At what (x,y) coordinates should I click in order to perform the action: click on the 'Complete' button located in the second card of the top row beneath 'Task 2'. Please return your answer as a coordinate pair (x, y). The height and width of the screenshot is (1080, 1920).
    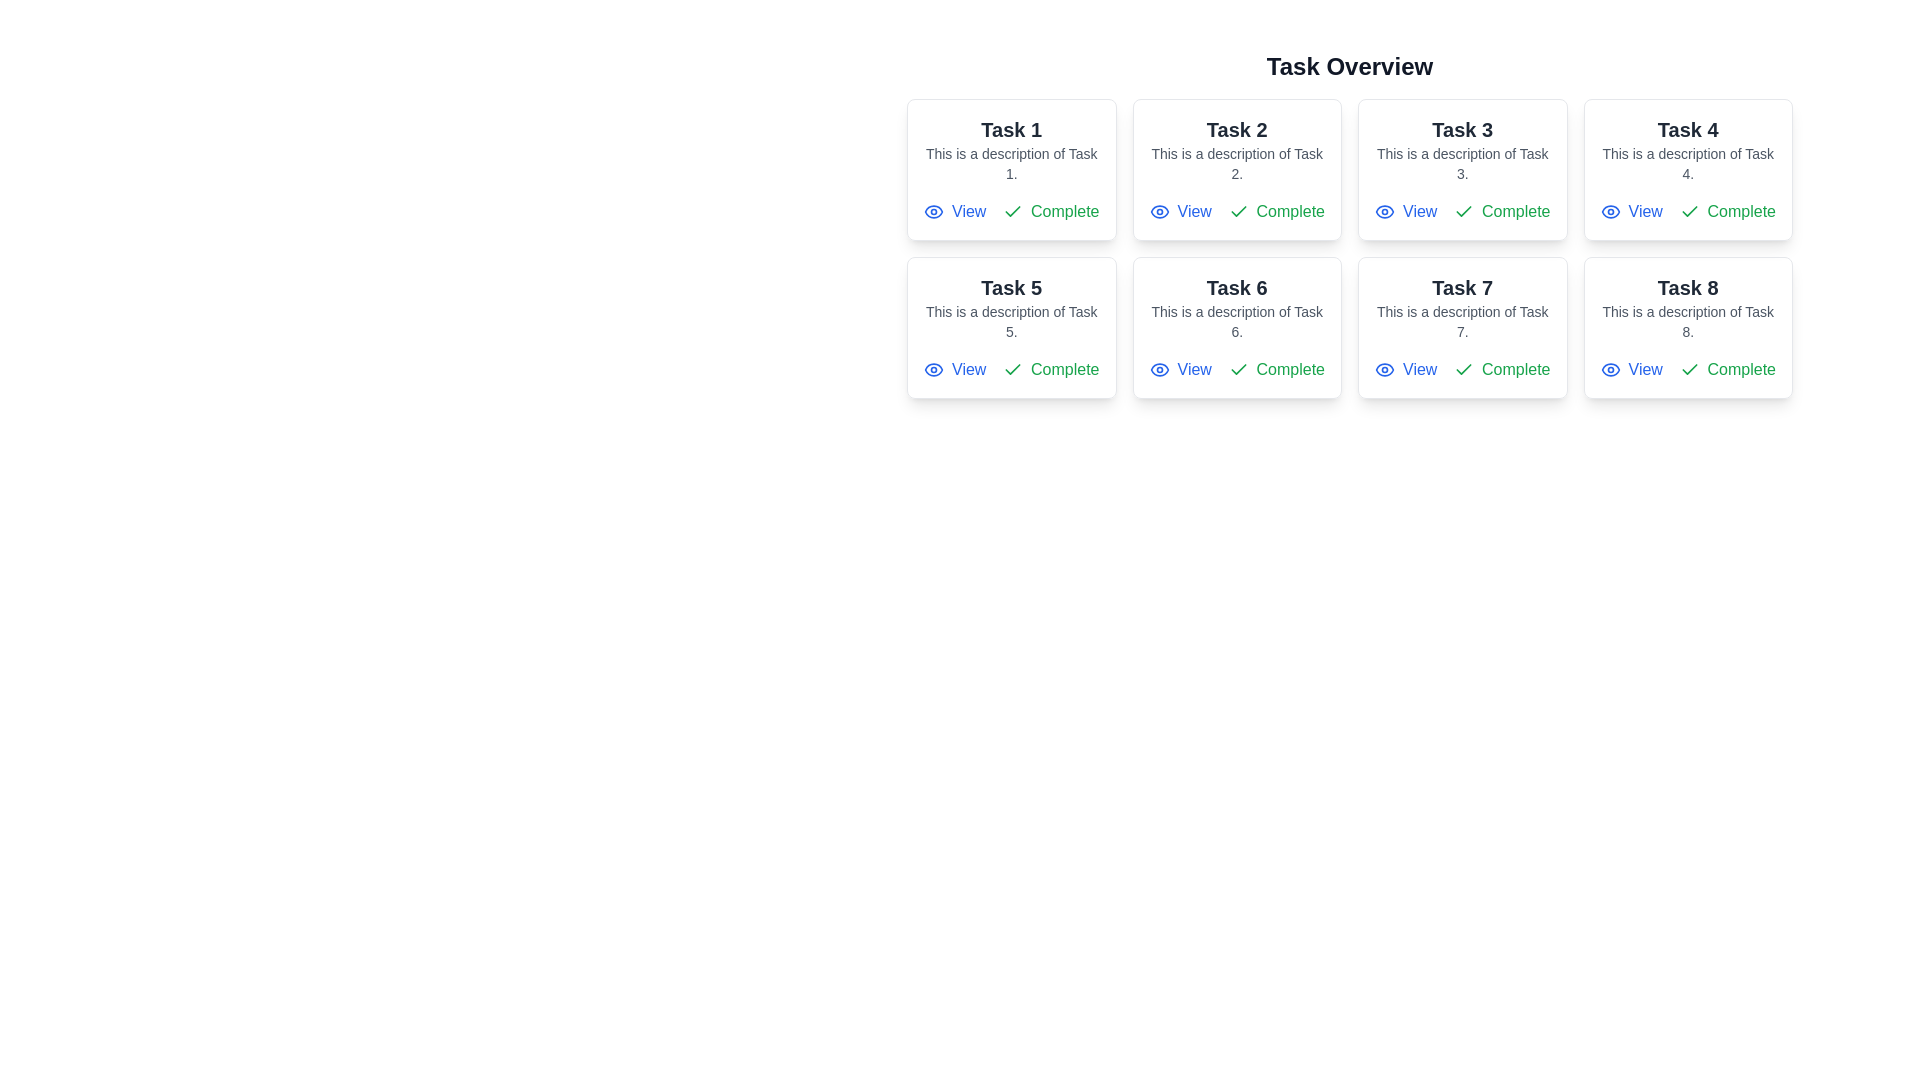
    Looking at the image, I should click on (1275, 212).